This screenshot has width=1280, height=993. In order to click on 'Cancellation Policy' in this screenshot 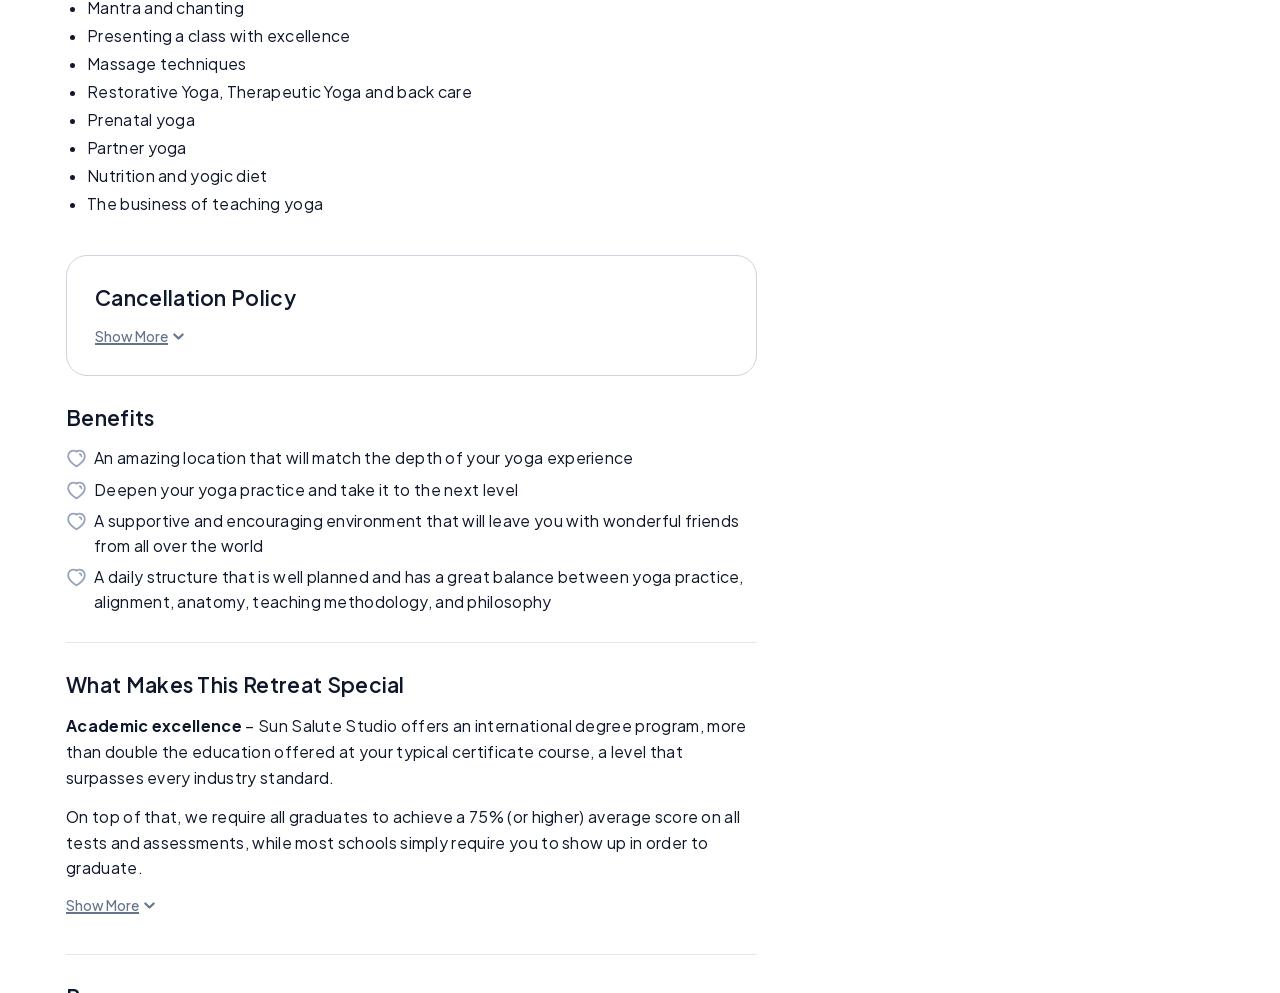, I will do `click(195, 297)`.